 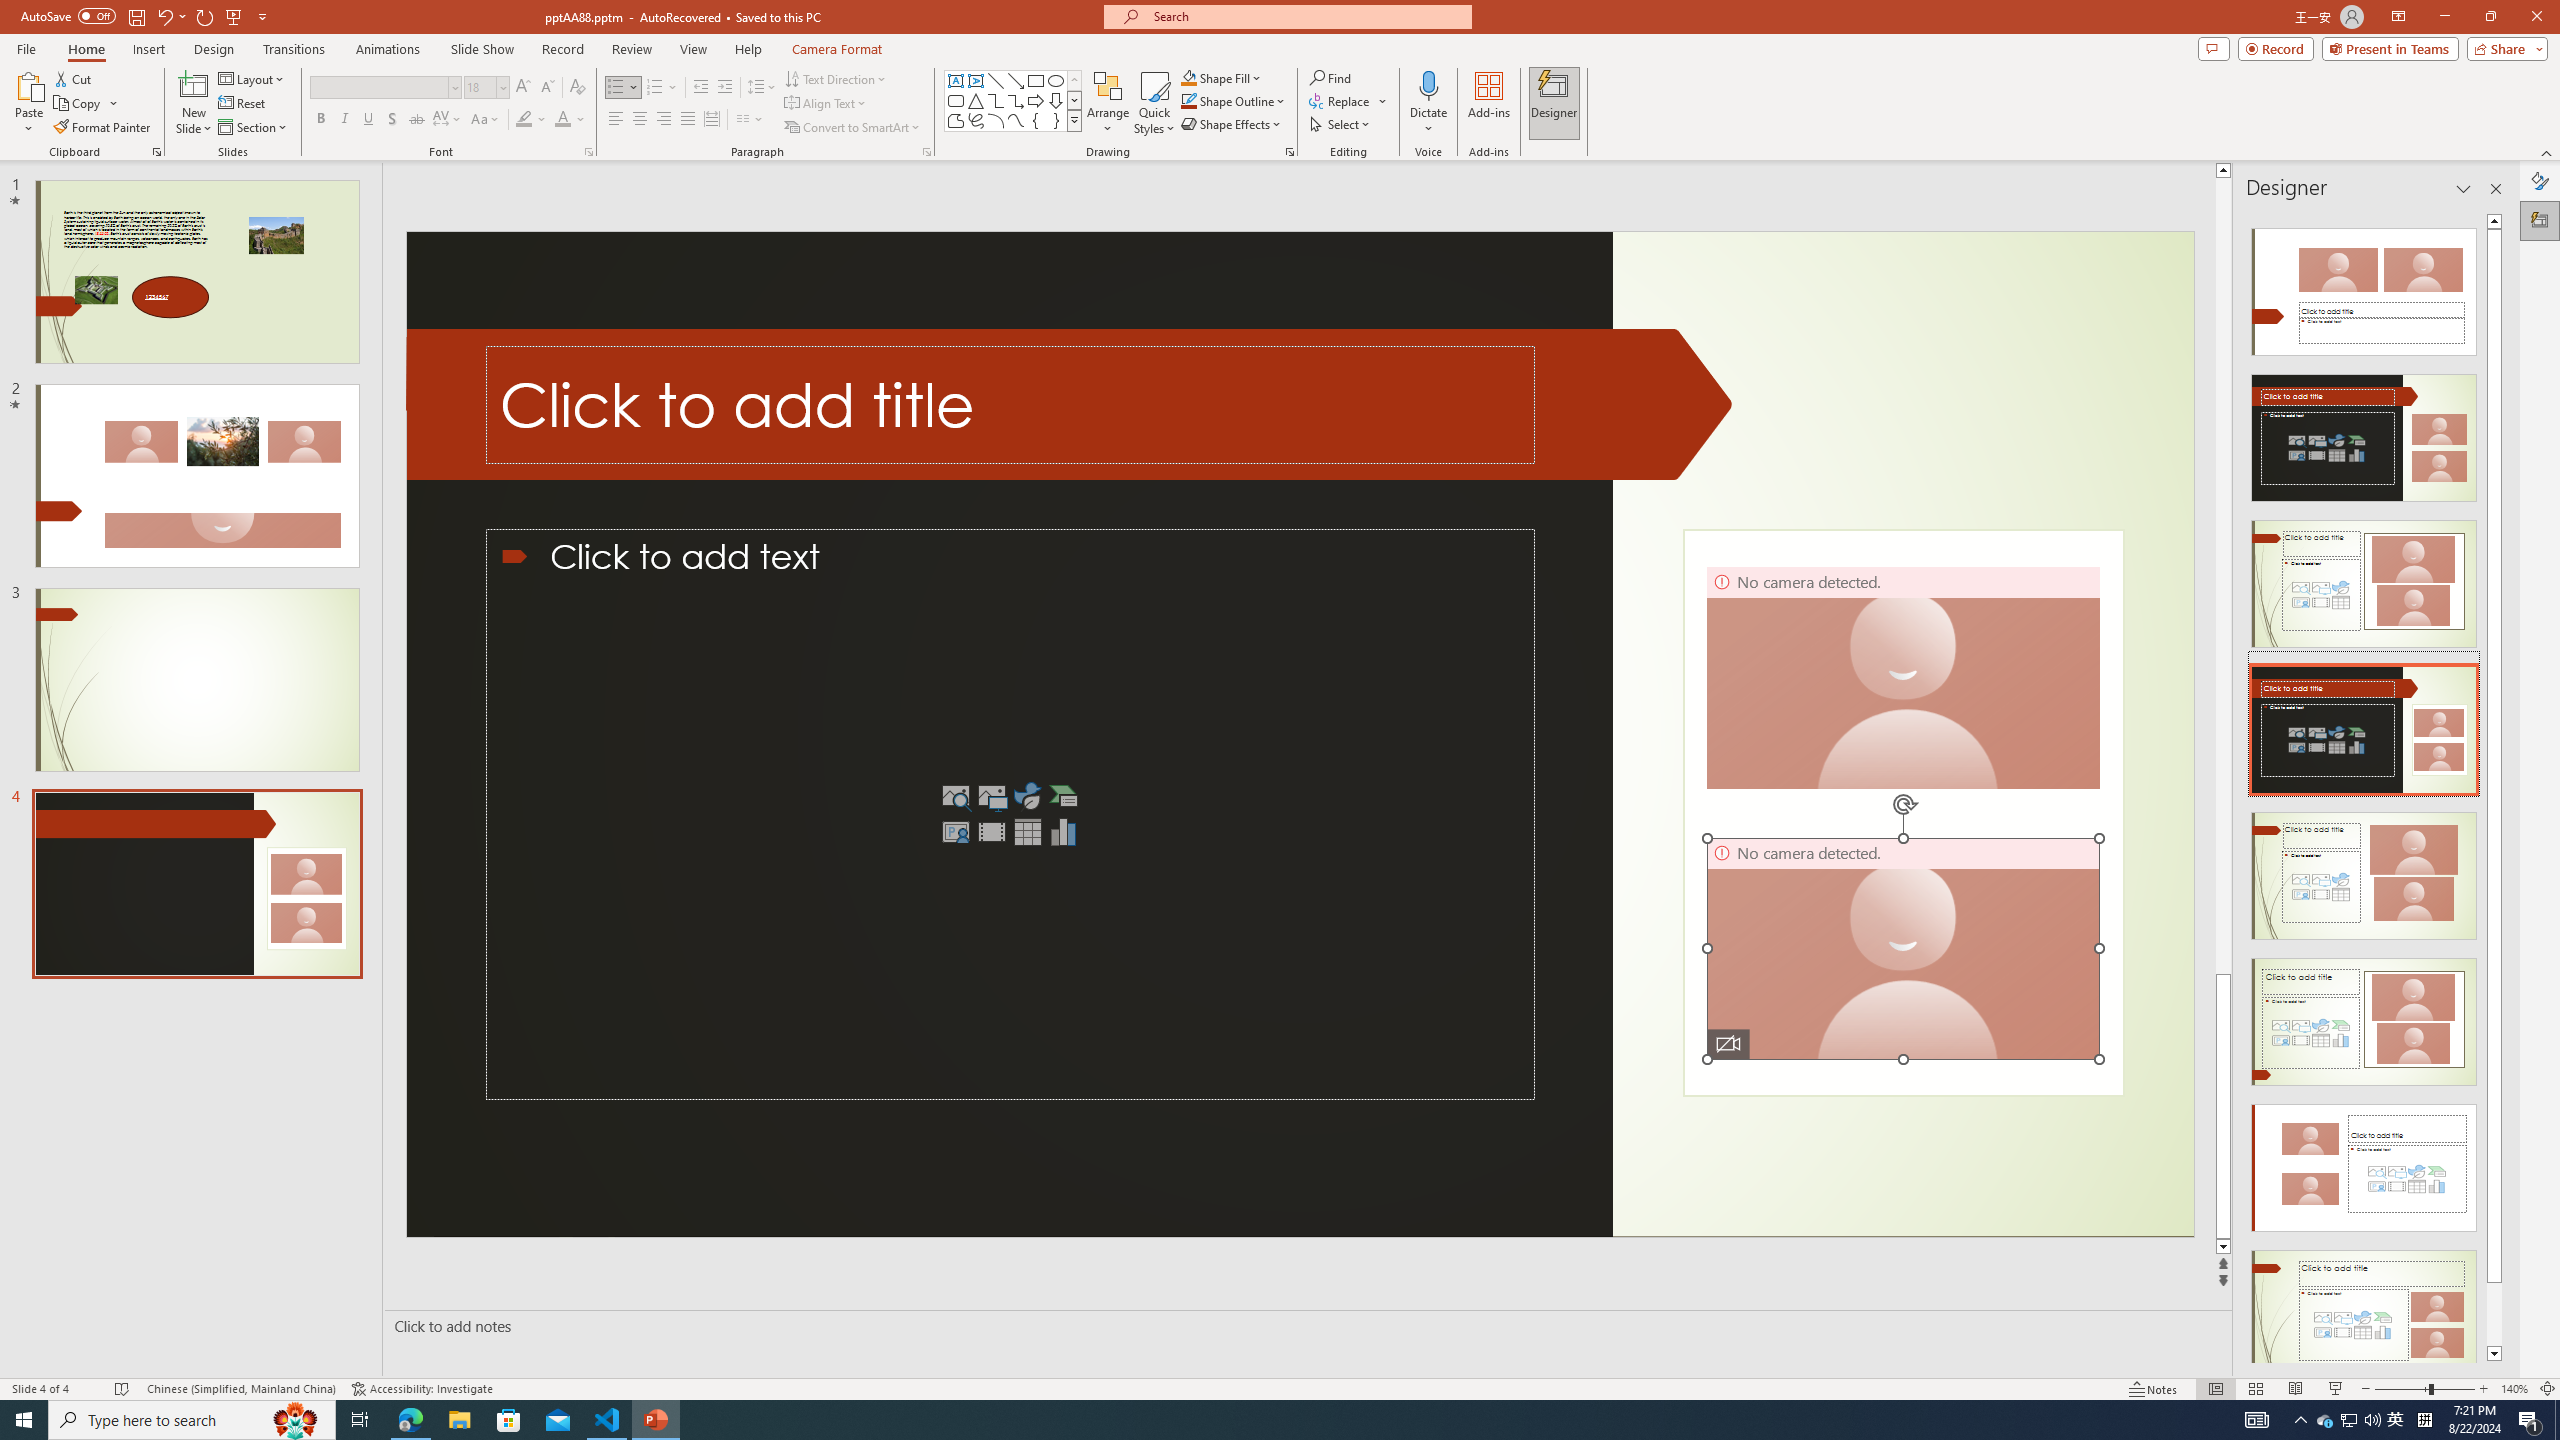 I want to click on 'Text Highlight Color', so click(x=530, y=118).